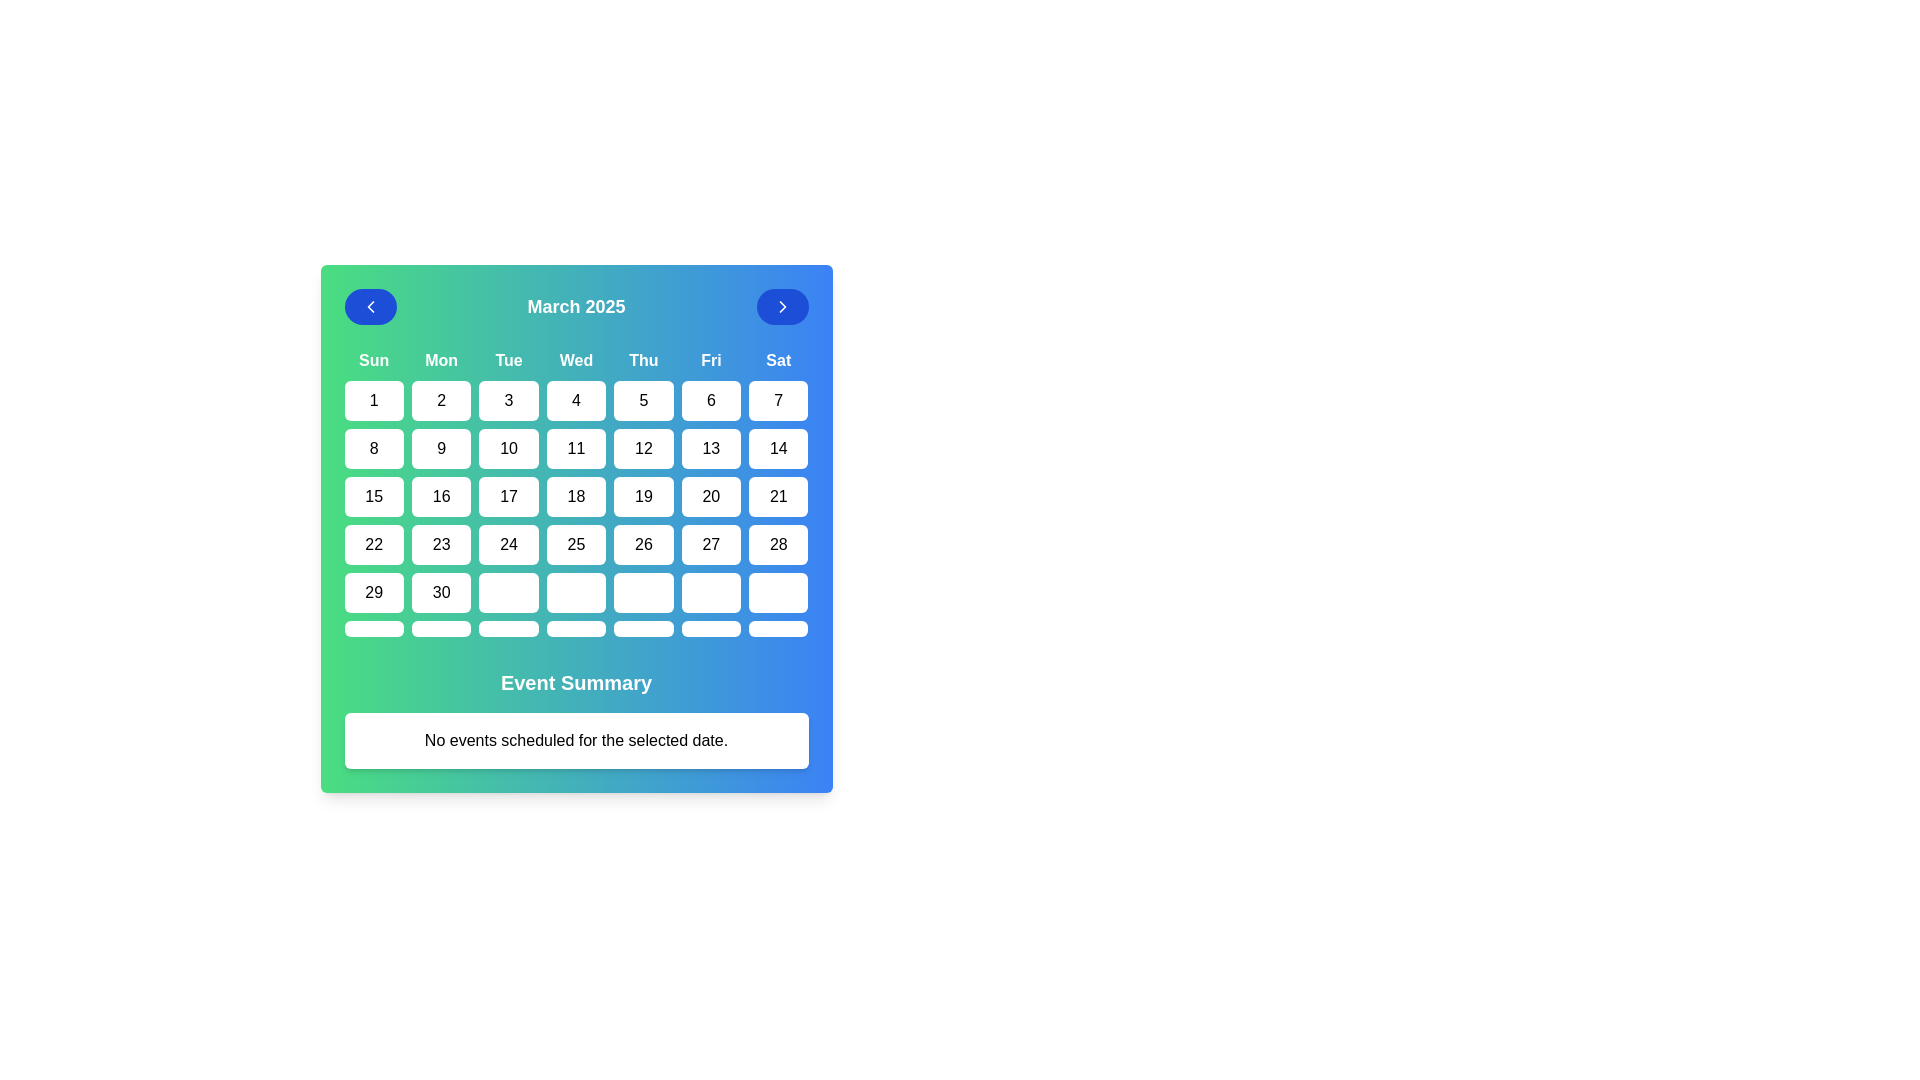  I want to click on the button located under the 'Mon' weekday column, so click(440, 627).